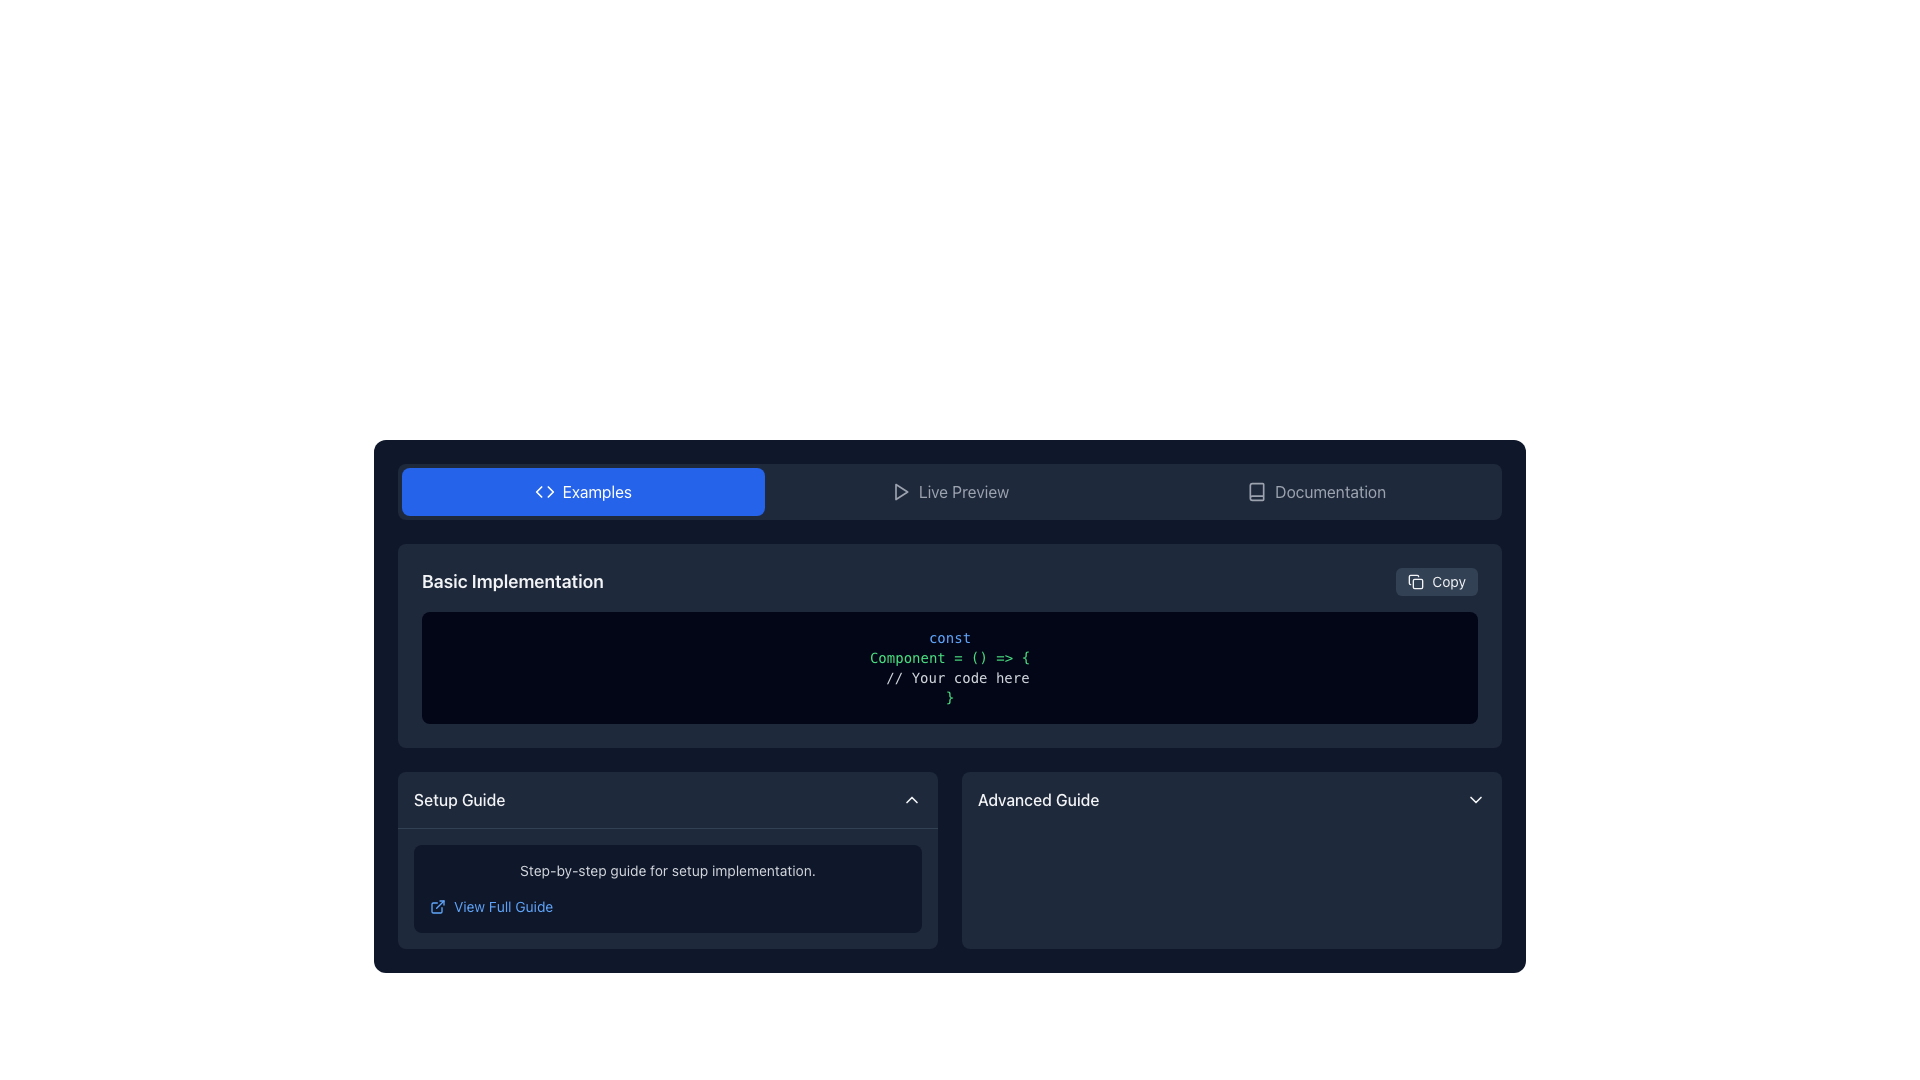 The height and width of the screenshot is (1080, 1920). What do you see at coordinates (964, 492) in the screenshot?
I see `the Text Label located in the horizontal navigation bar, which is positioned to the right of the 'Examples' button and adjacent to a play icon` at bounding box center [964, 492].